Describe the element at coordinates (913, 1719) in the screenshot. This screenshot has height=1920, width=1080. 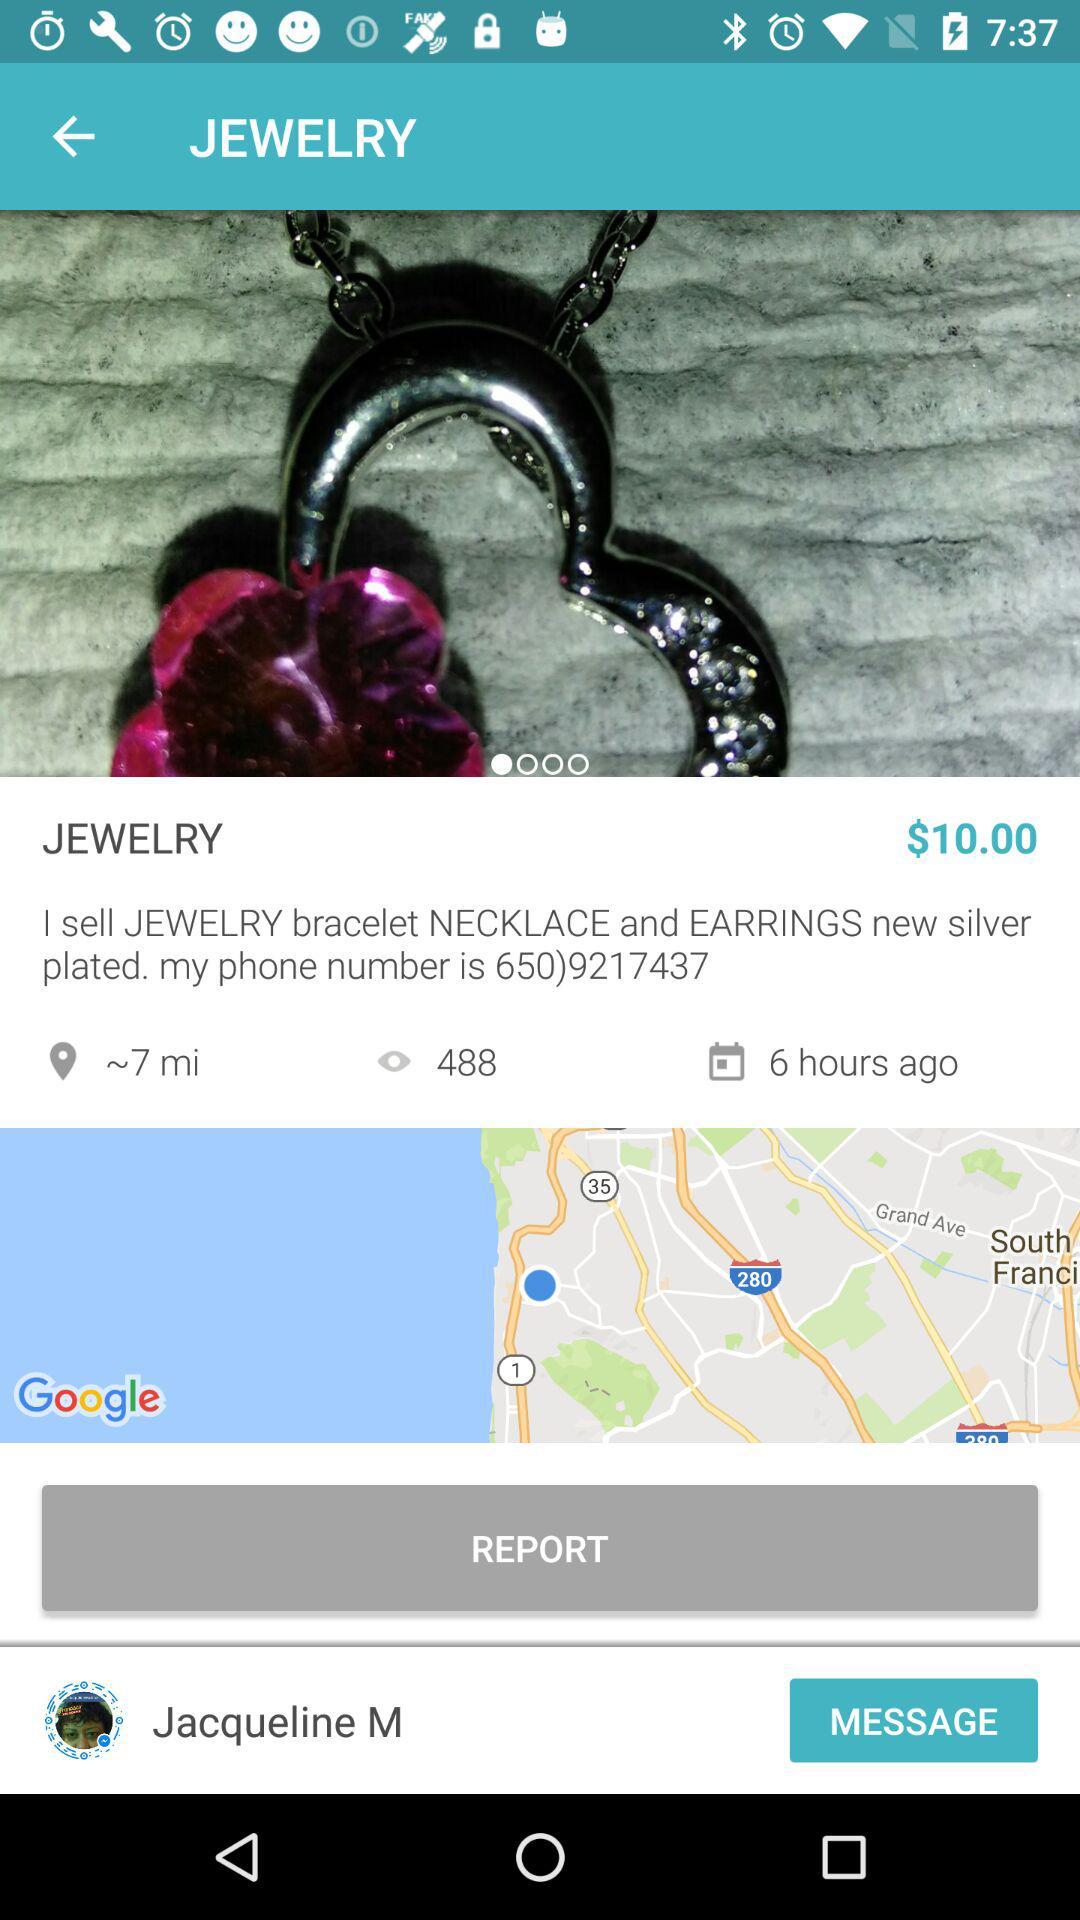
I see `the message item` at that location.